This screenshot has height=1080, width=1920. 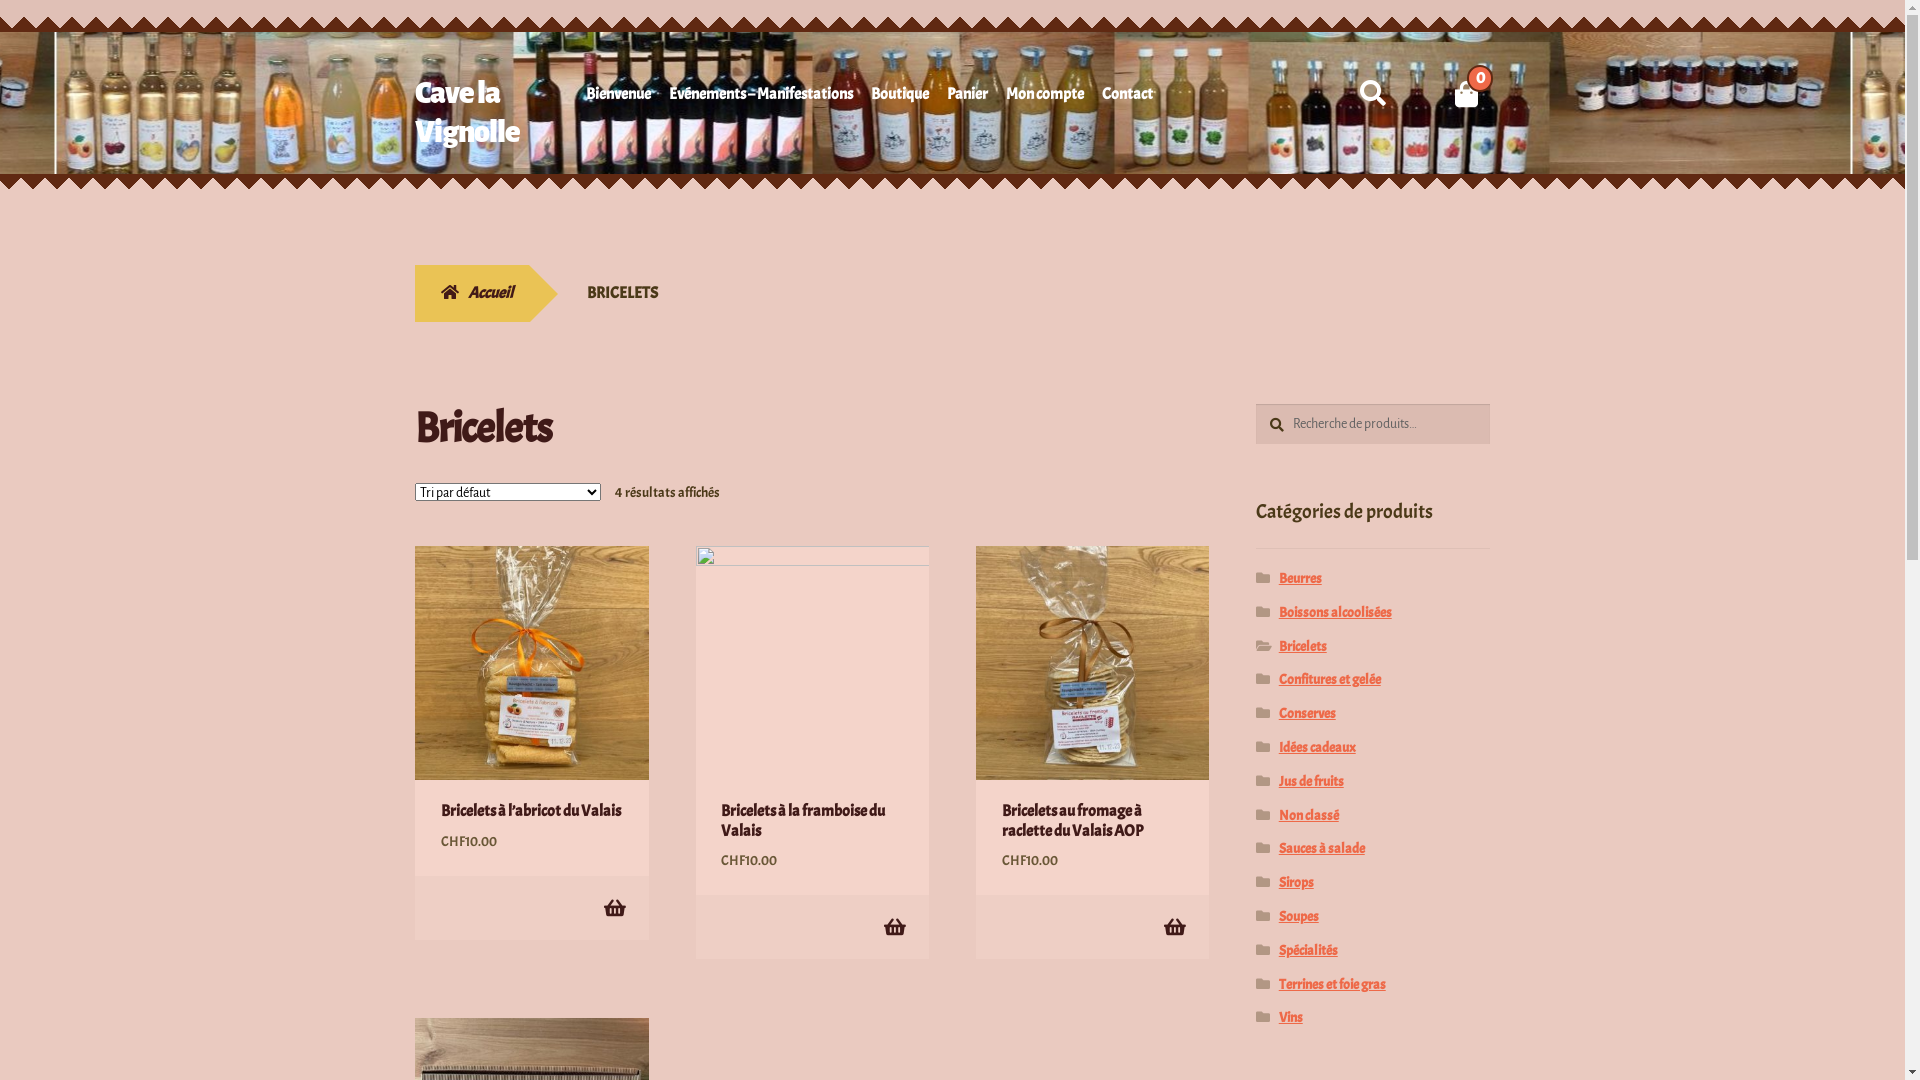 I want to click on 'Jus de fruits', so click(x=1311, y=780).